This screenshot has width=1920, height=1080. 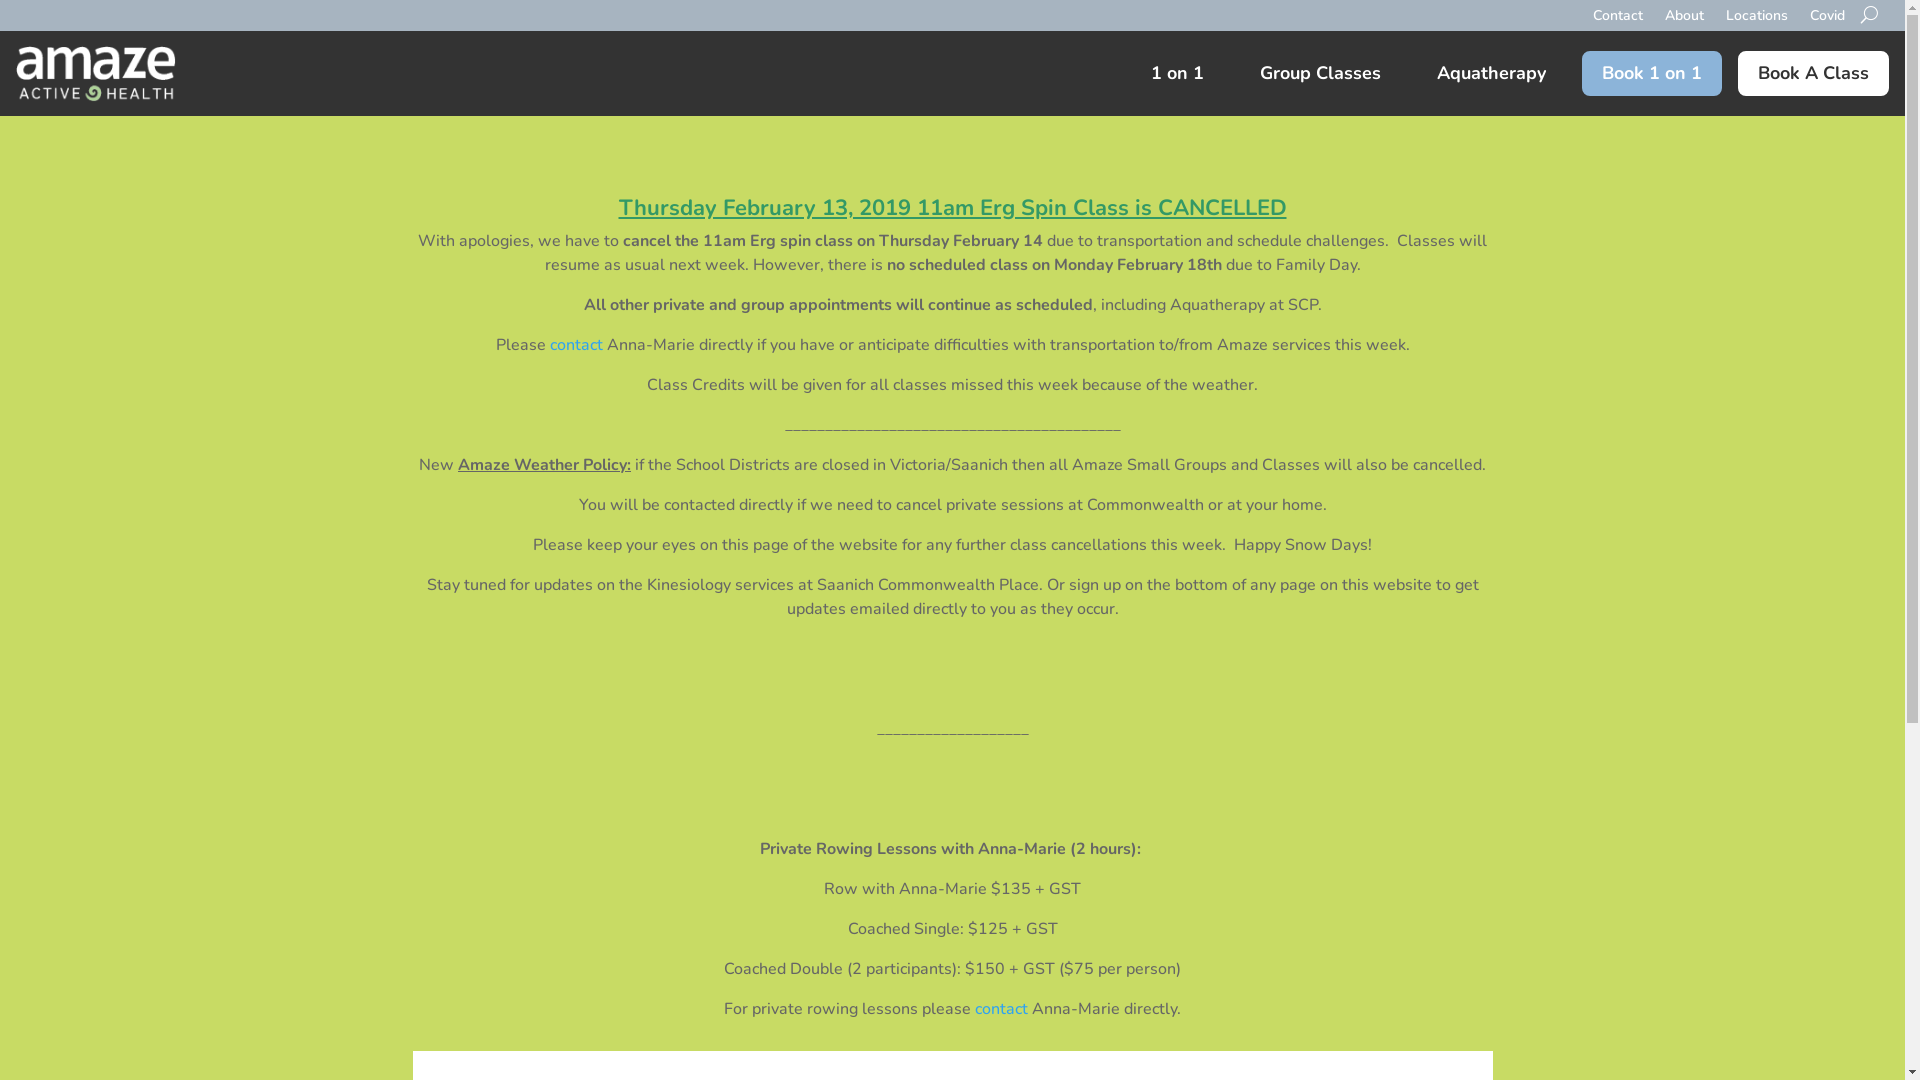 What do you see at coordinates (1177, 72) in the screenshot?
I see `'1 on 1'` at bounding box center [1177, 72].